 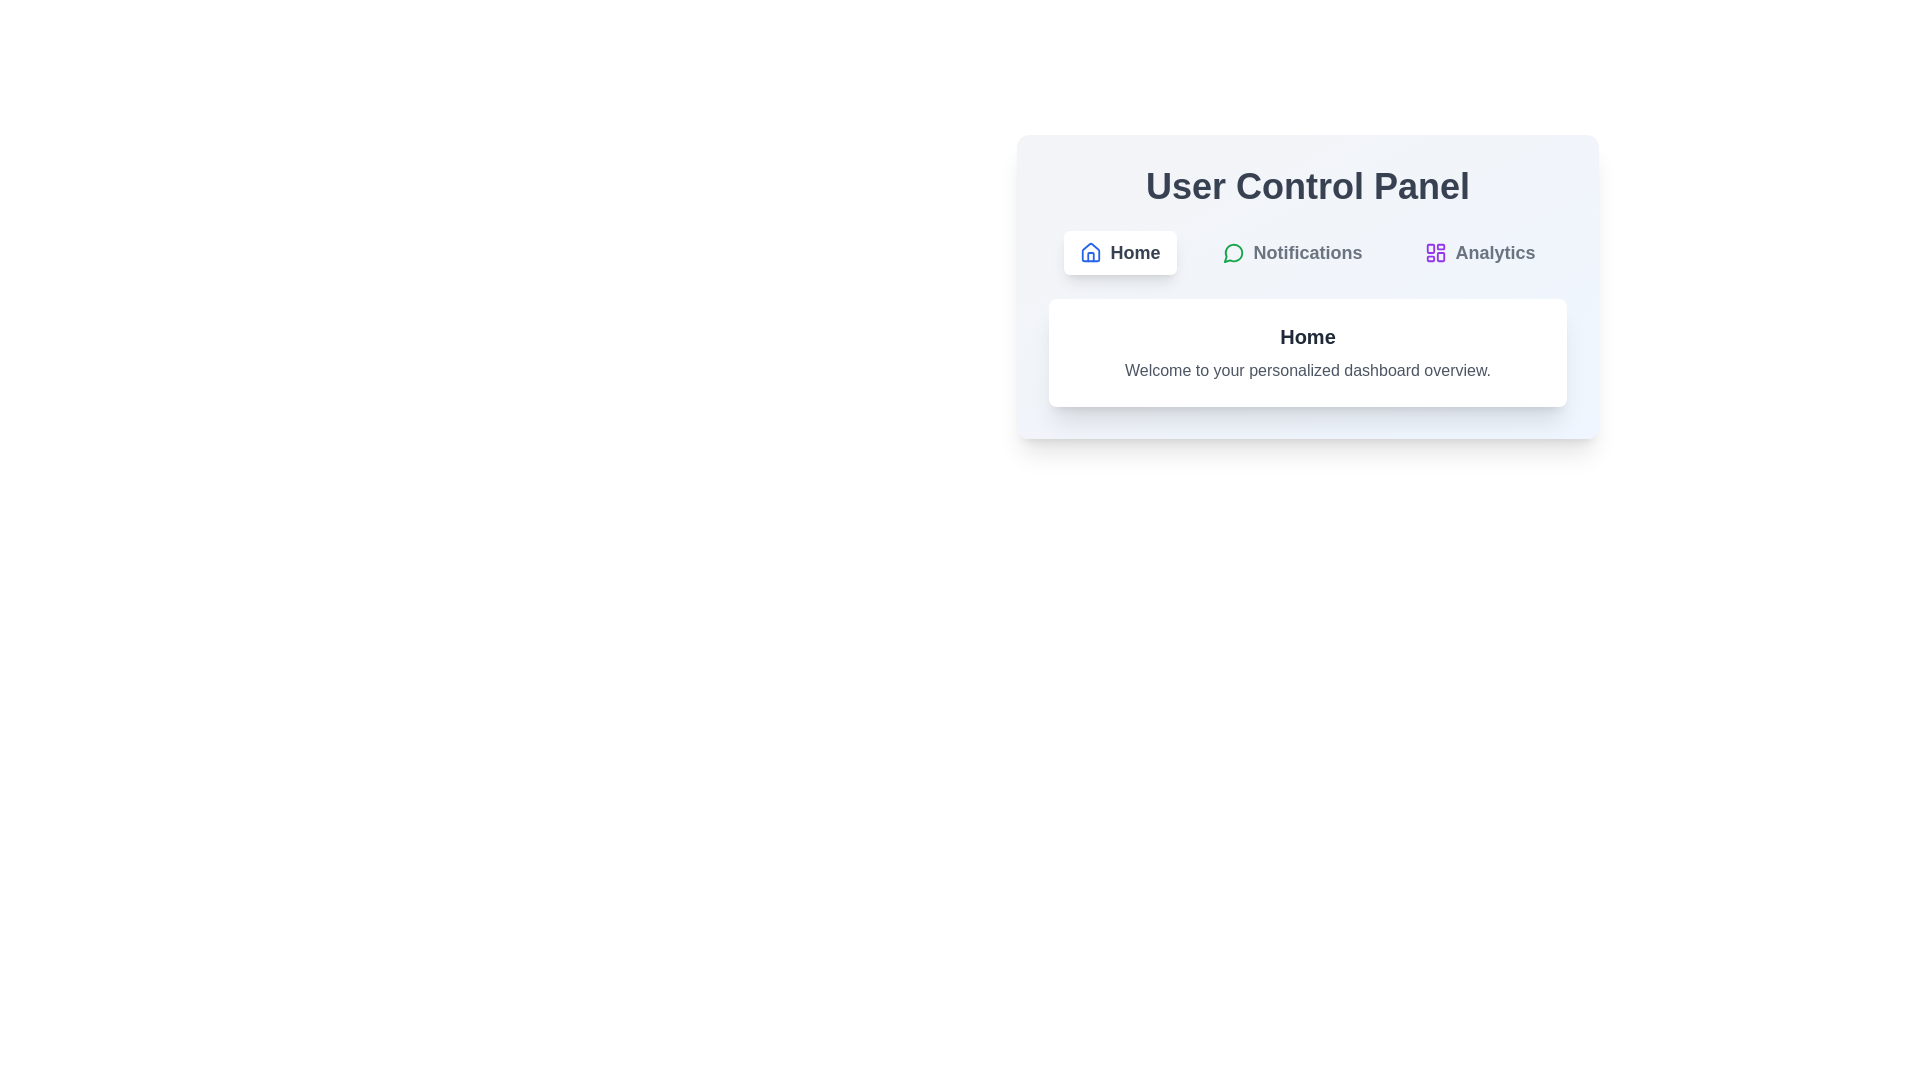 What do you see at coordinates (1479, 252) in the screenshot?
I see `the button labeled Analytics` at bounding box center [1479, 252].